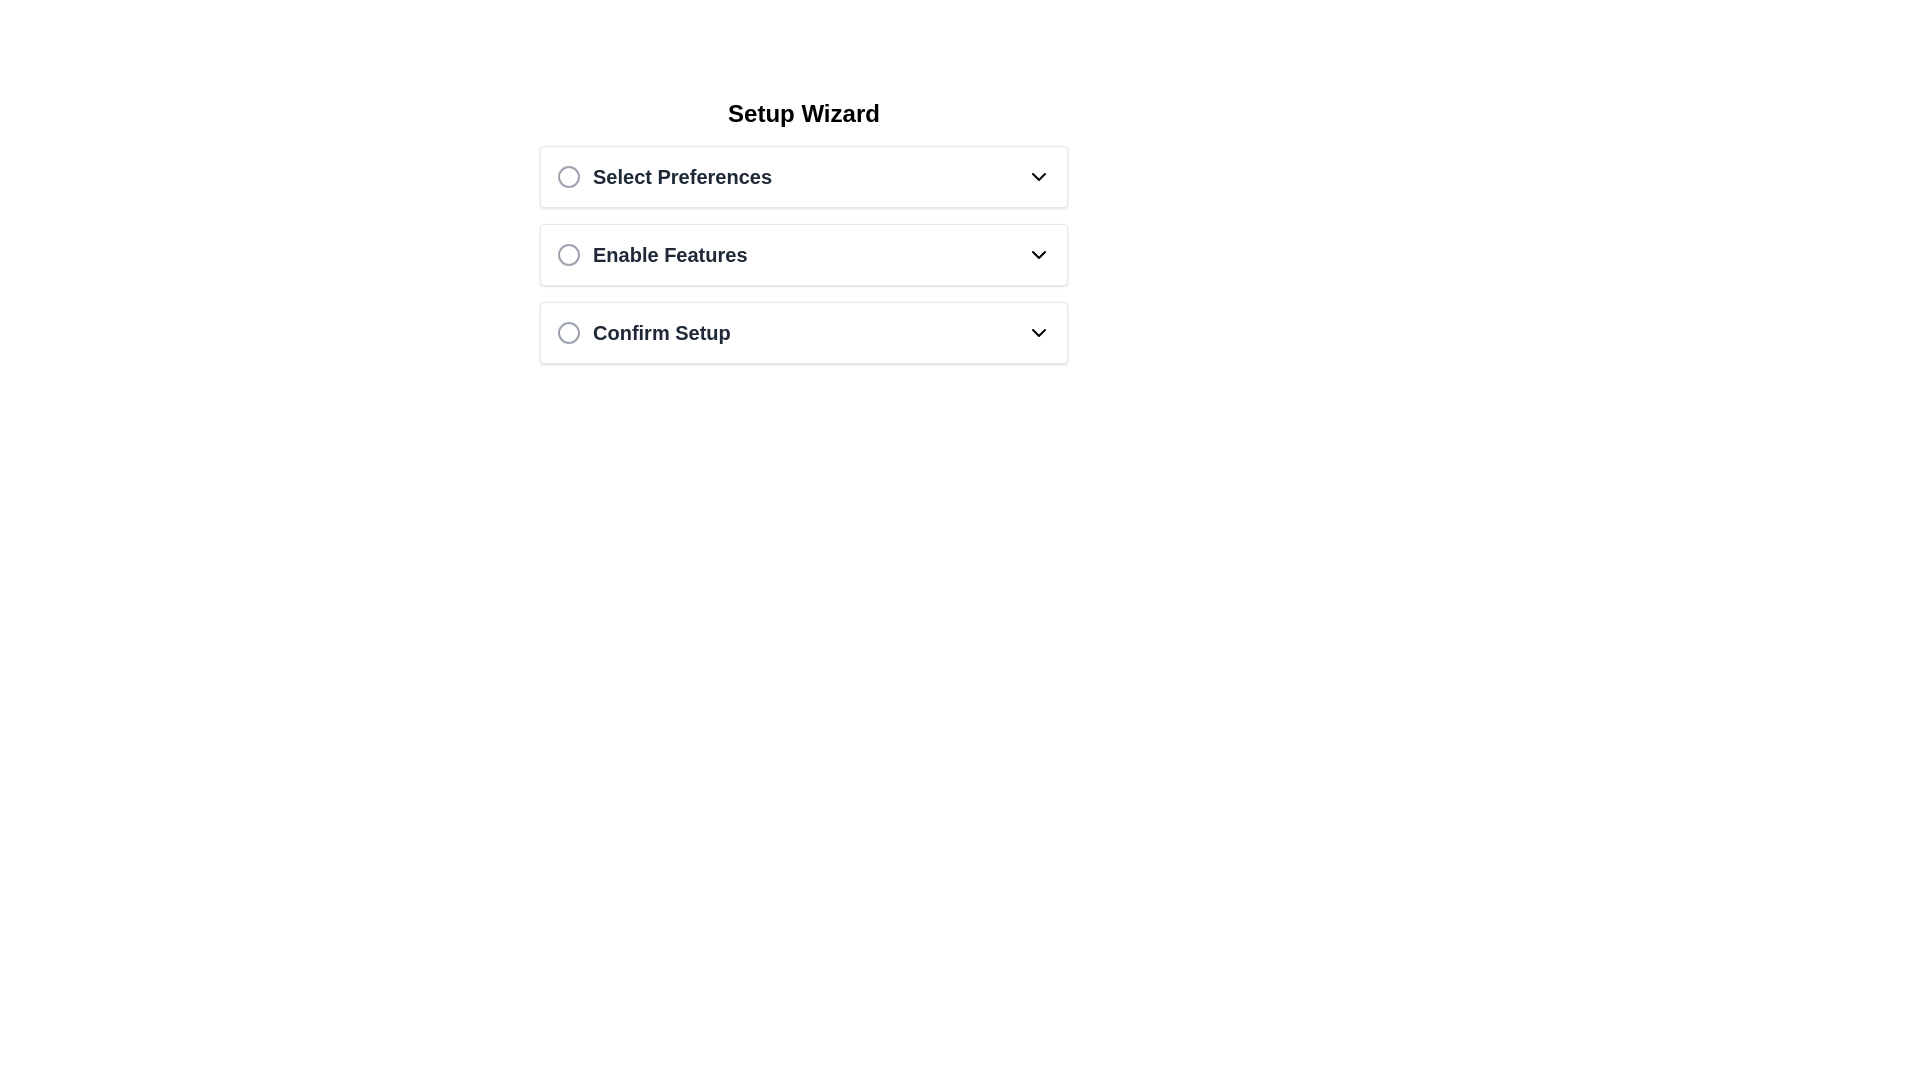 The image size is (1920, 1080). I want to click on the text label that serves as a title in the setup wizard, positioned as the third item in a vertical list with a circular icon to its left and a dropdown indicator to its right, so click(661, 331).